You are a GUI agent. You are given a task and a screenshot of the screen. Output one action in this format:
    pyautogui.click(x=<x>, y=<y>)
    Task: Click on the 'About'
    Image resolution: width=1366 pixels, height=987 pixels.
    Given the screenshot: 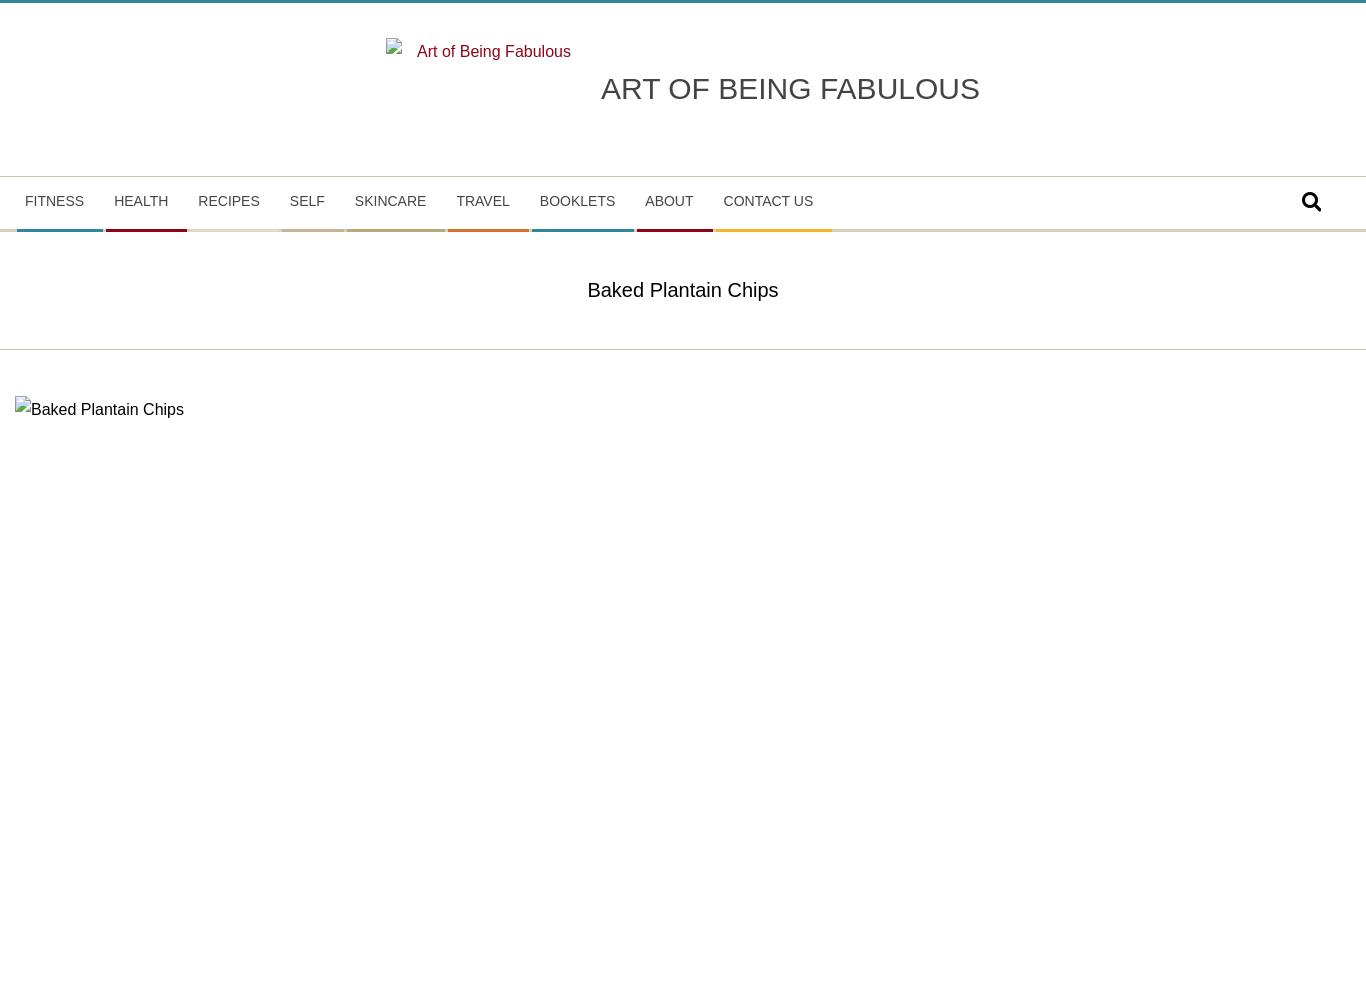 What is the action you would take?
    pyautogui.click(x=668, y=198)
    